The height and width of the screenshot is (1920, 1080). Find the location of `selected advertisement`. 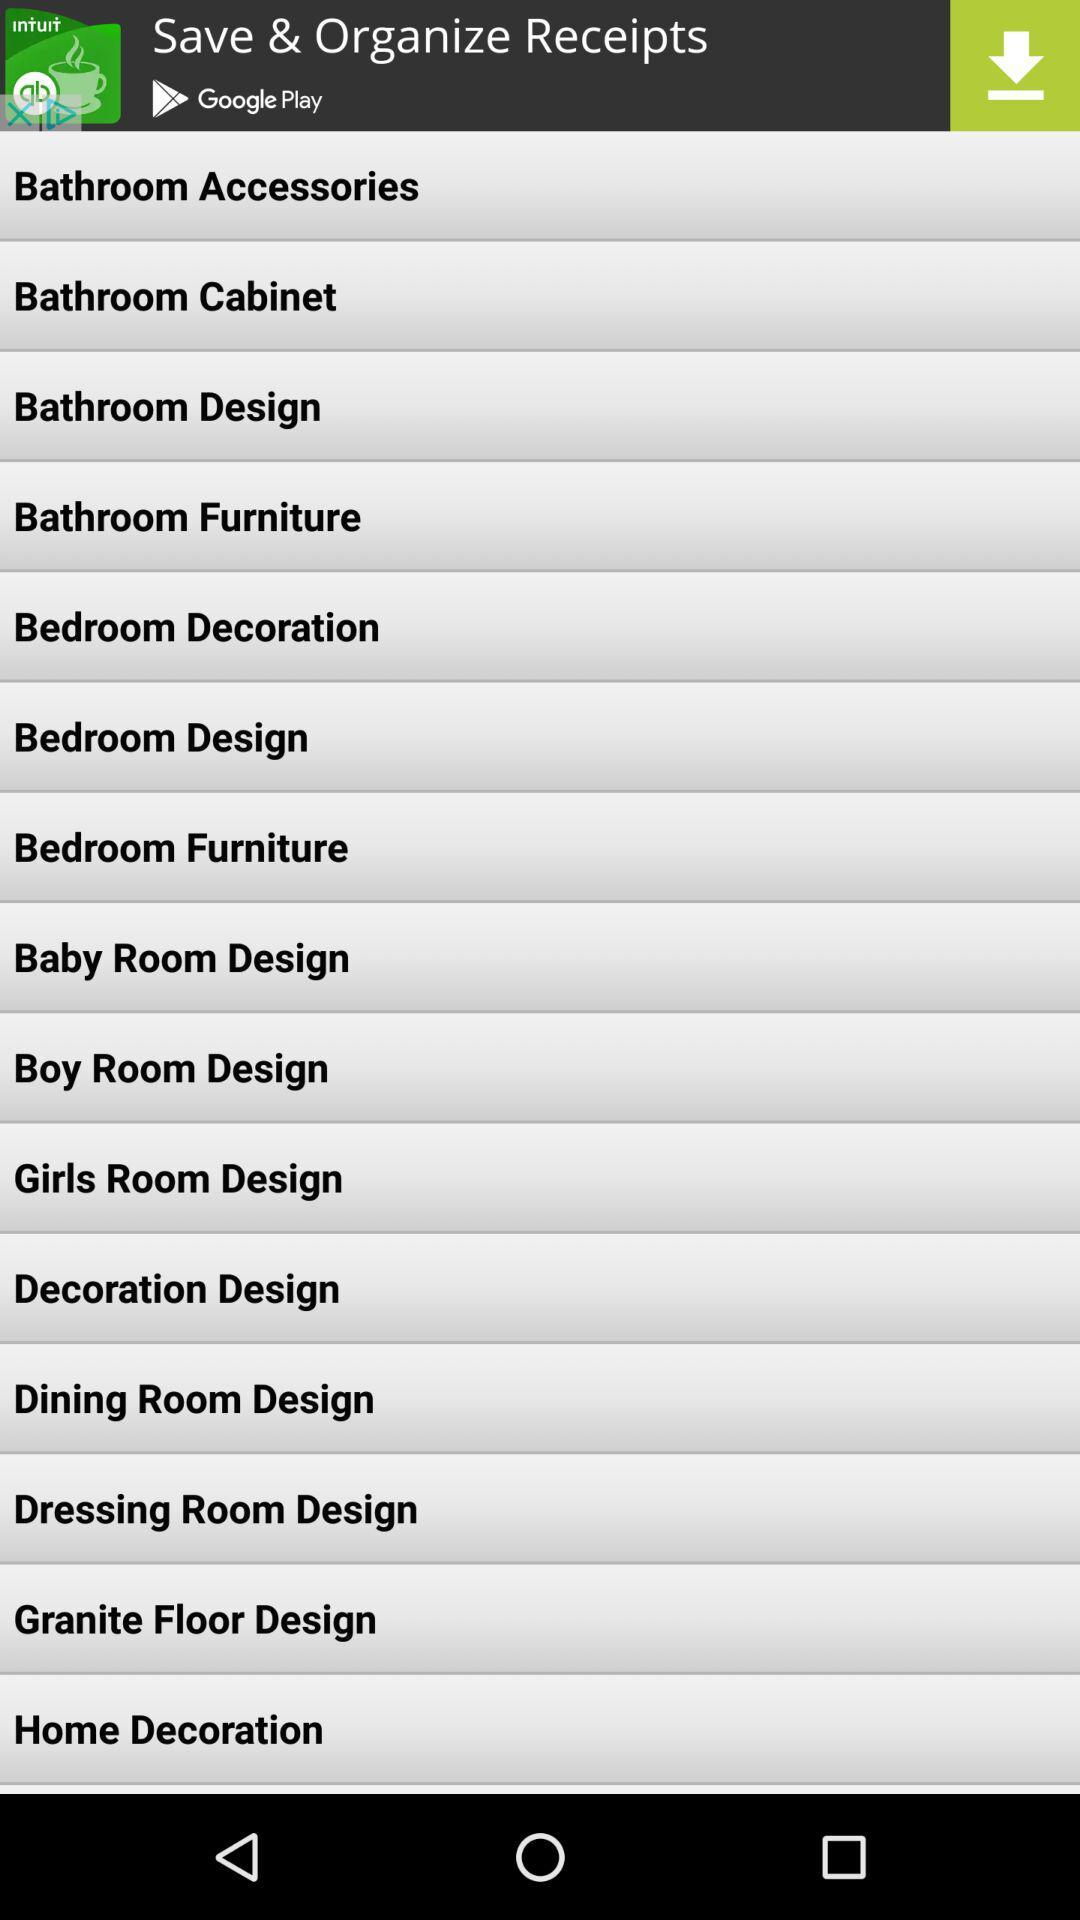

selected advertisement is located at coordinates (540, 65).